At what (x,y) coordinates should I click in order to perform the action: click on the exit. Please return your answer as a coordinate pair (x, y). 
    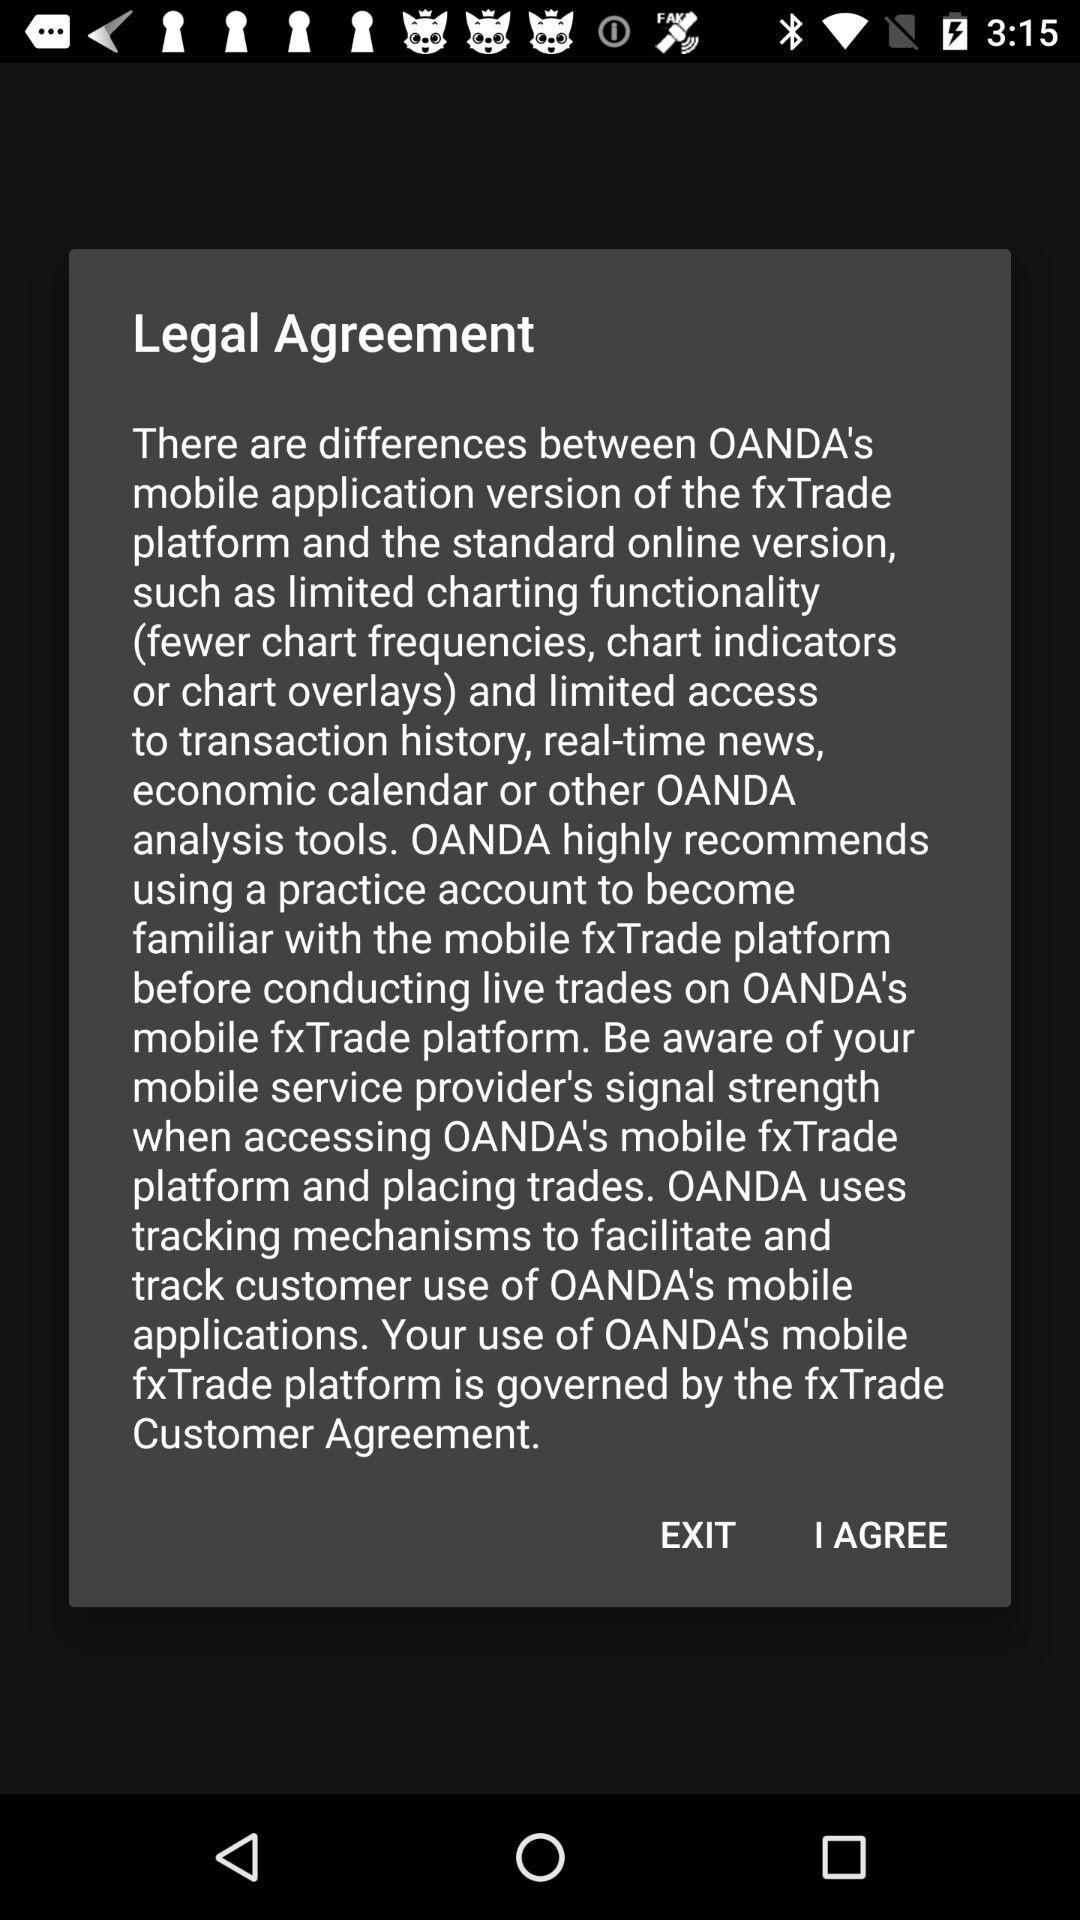
    Looking at the image, I should click on (697, 1532).